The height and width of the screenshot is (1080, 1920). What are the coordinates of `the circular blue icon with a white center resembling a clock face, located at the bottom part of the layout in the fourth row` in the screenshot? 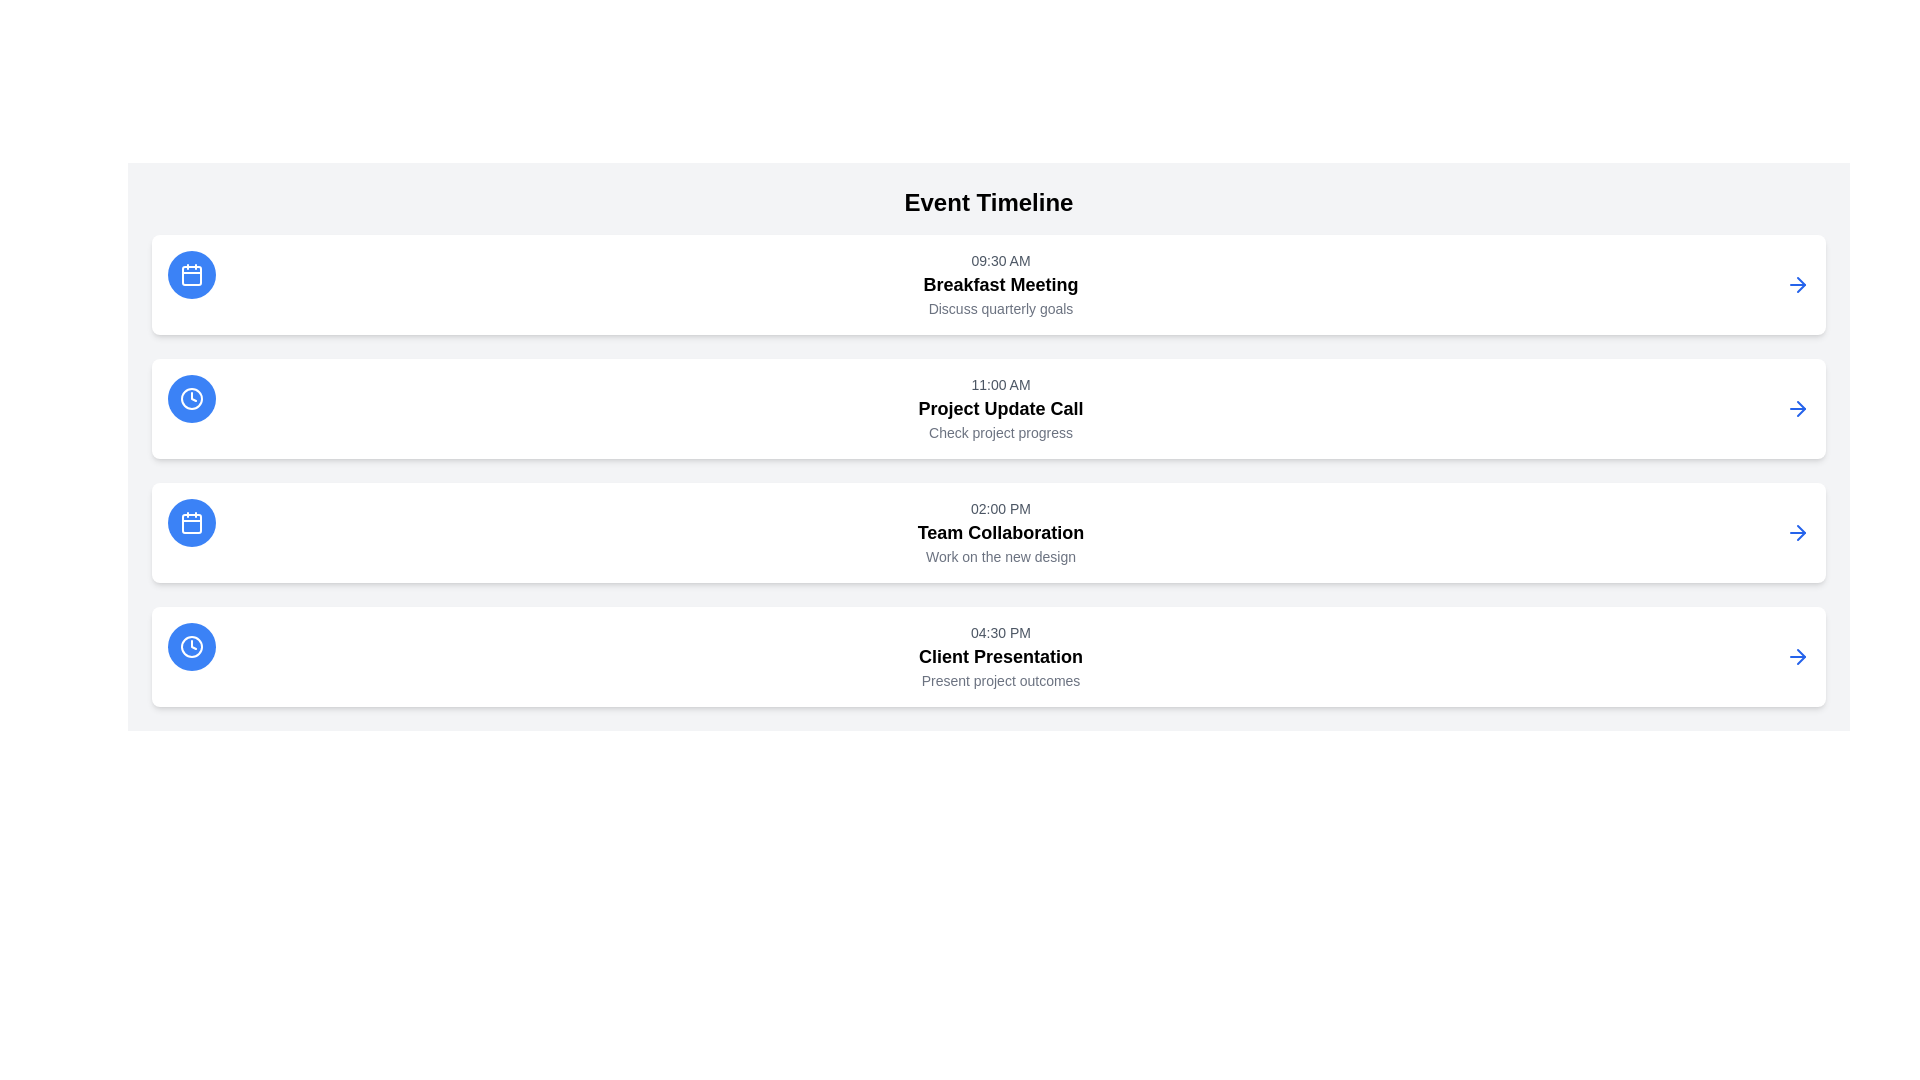 It's located at (192, 398).